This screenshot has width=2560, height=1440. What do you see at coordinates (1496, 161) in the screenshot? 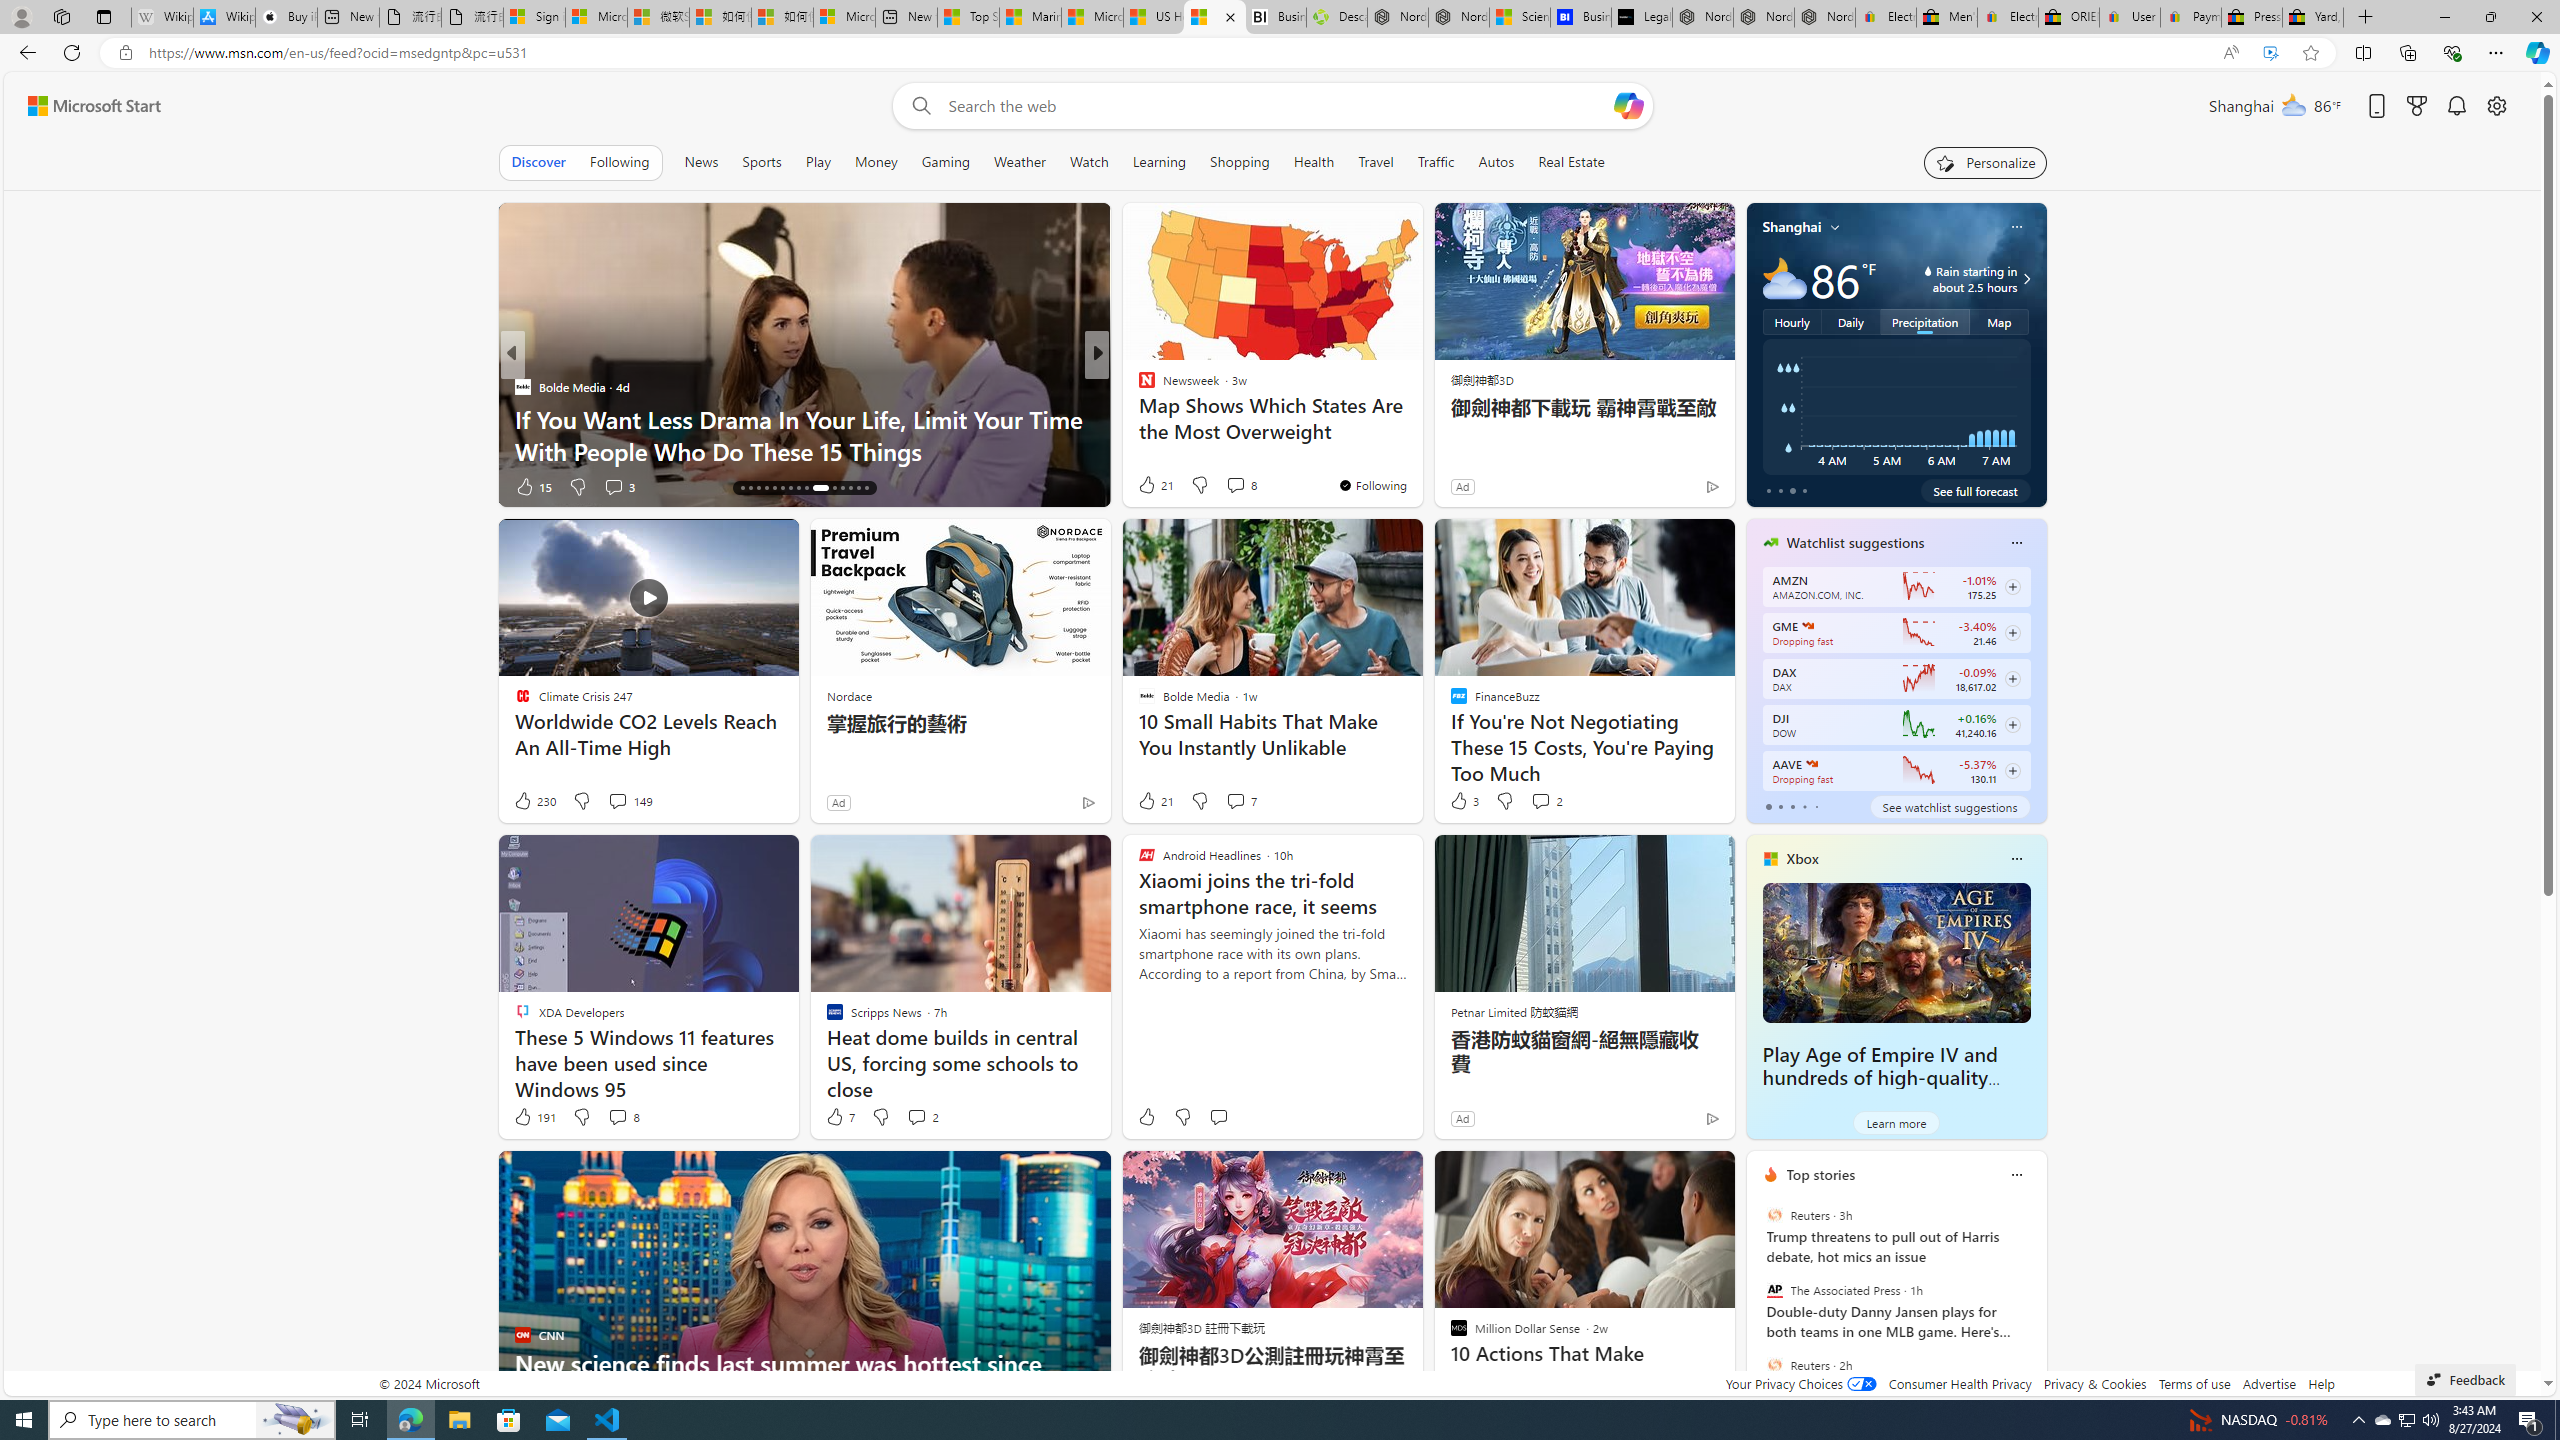
I see `'Autos'` at bounding box center [1496, 161].